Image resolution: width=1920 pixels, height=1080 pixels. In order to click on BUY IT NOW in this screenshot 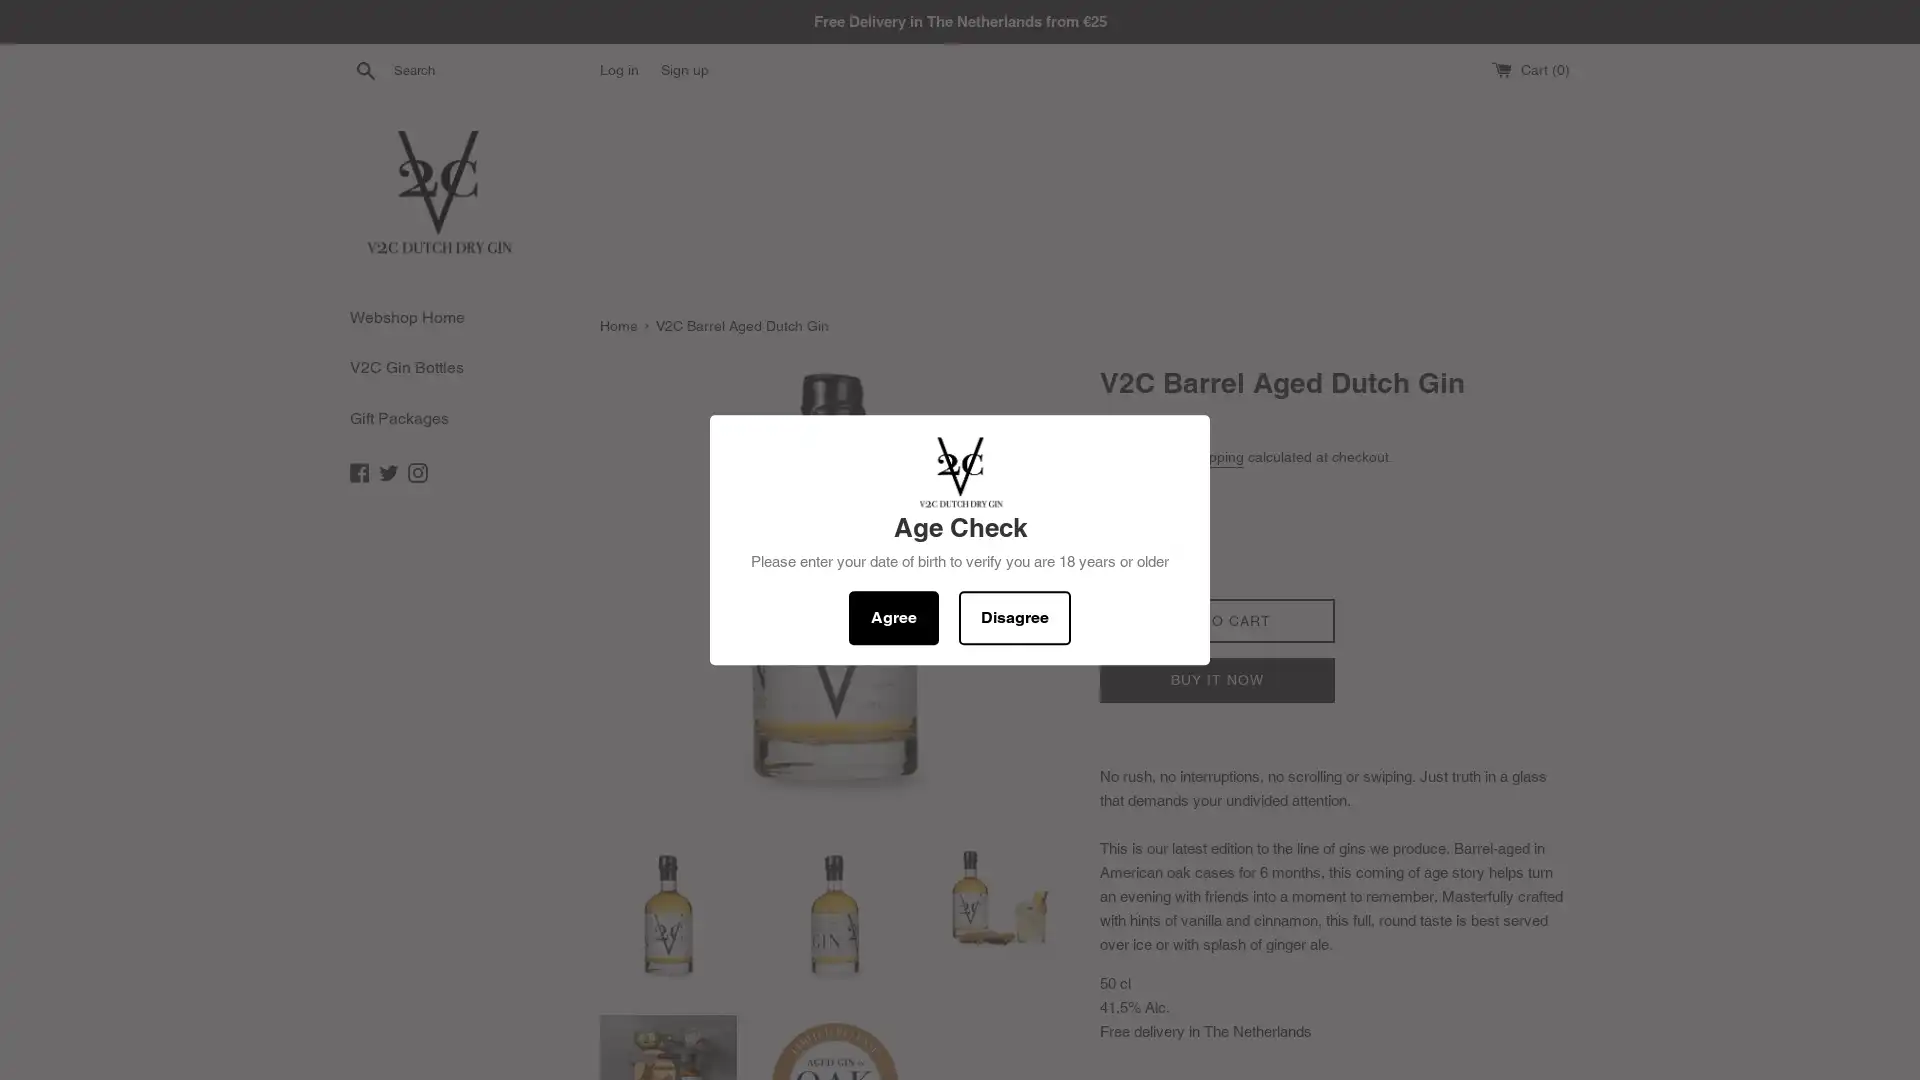, I will do `click(1216, 678)`.